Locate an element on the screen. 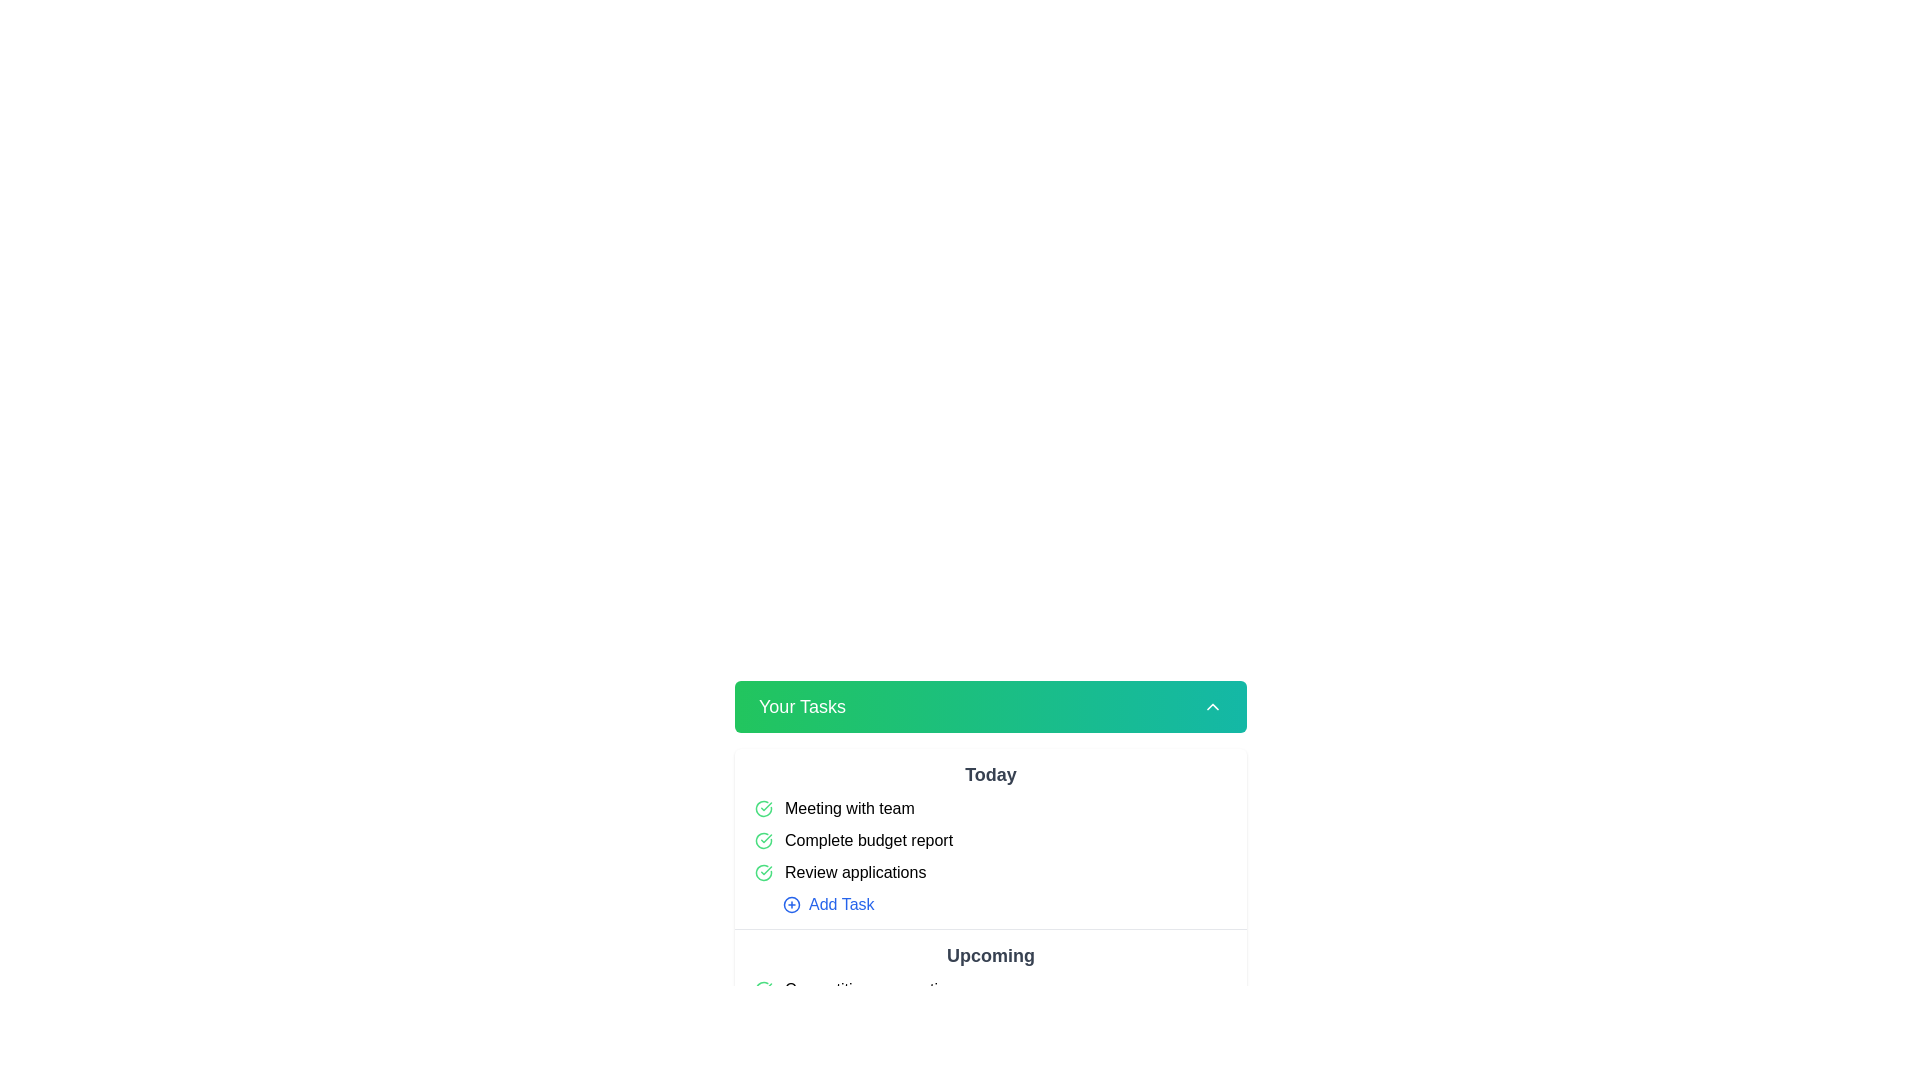  the button to add a new task to the 'Today' list, located beneath the task list after 'Review applications' is located at coordinates (814, 905).